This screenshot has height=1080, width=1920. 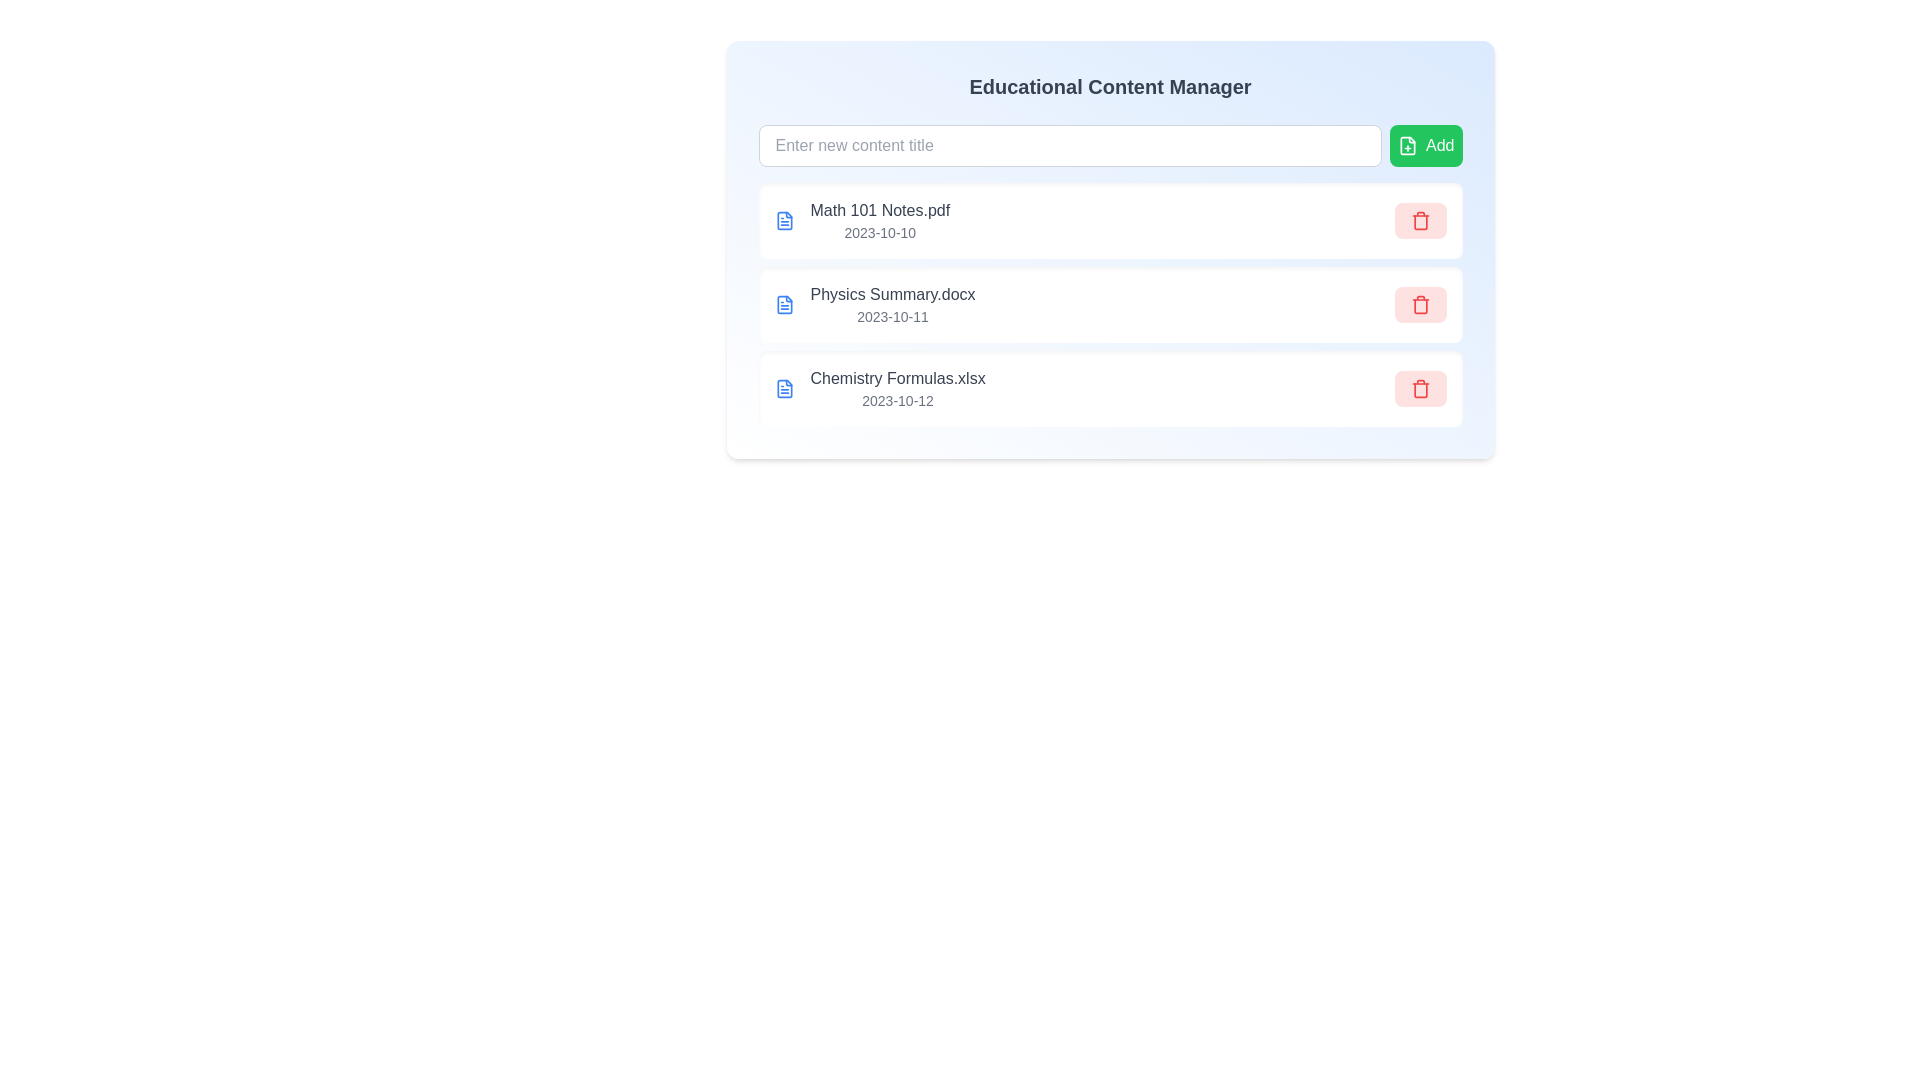 I want to click on the document file icon representing 'Physics Summary.docx', so click(x=783, y=304).